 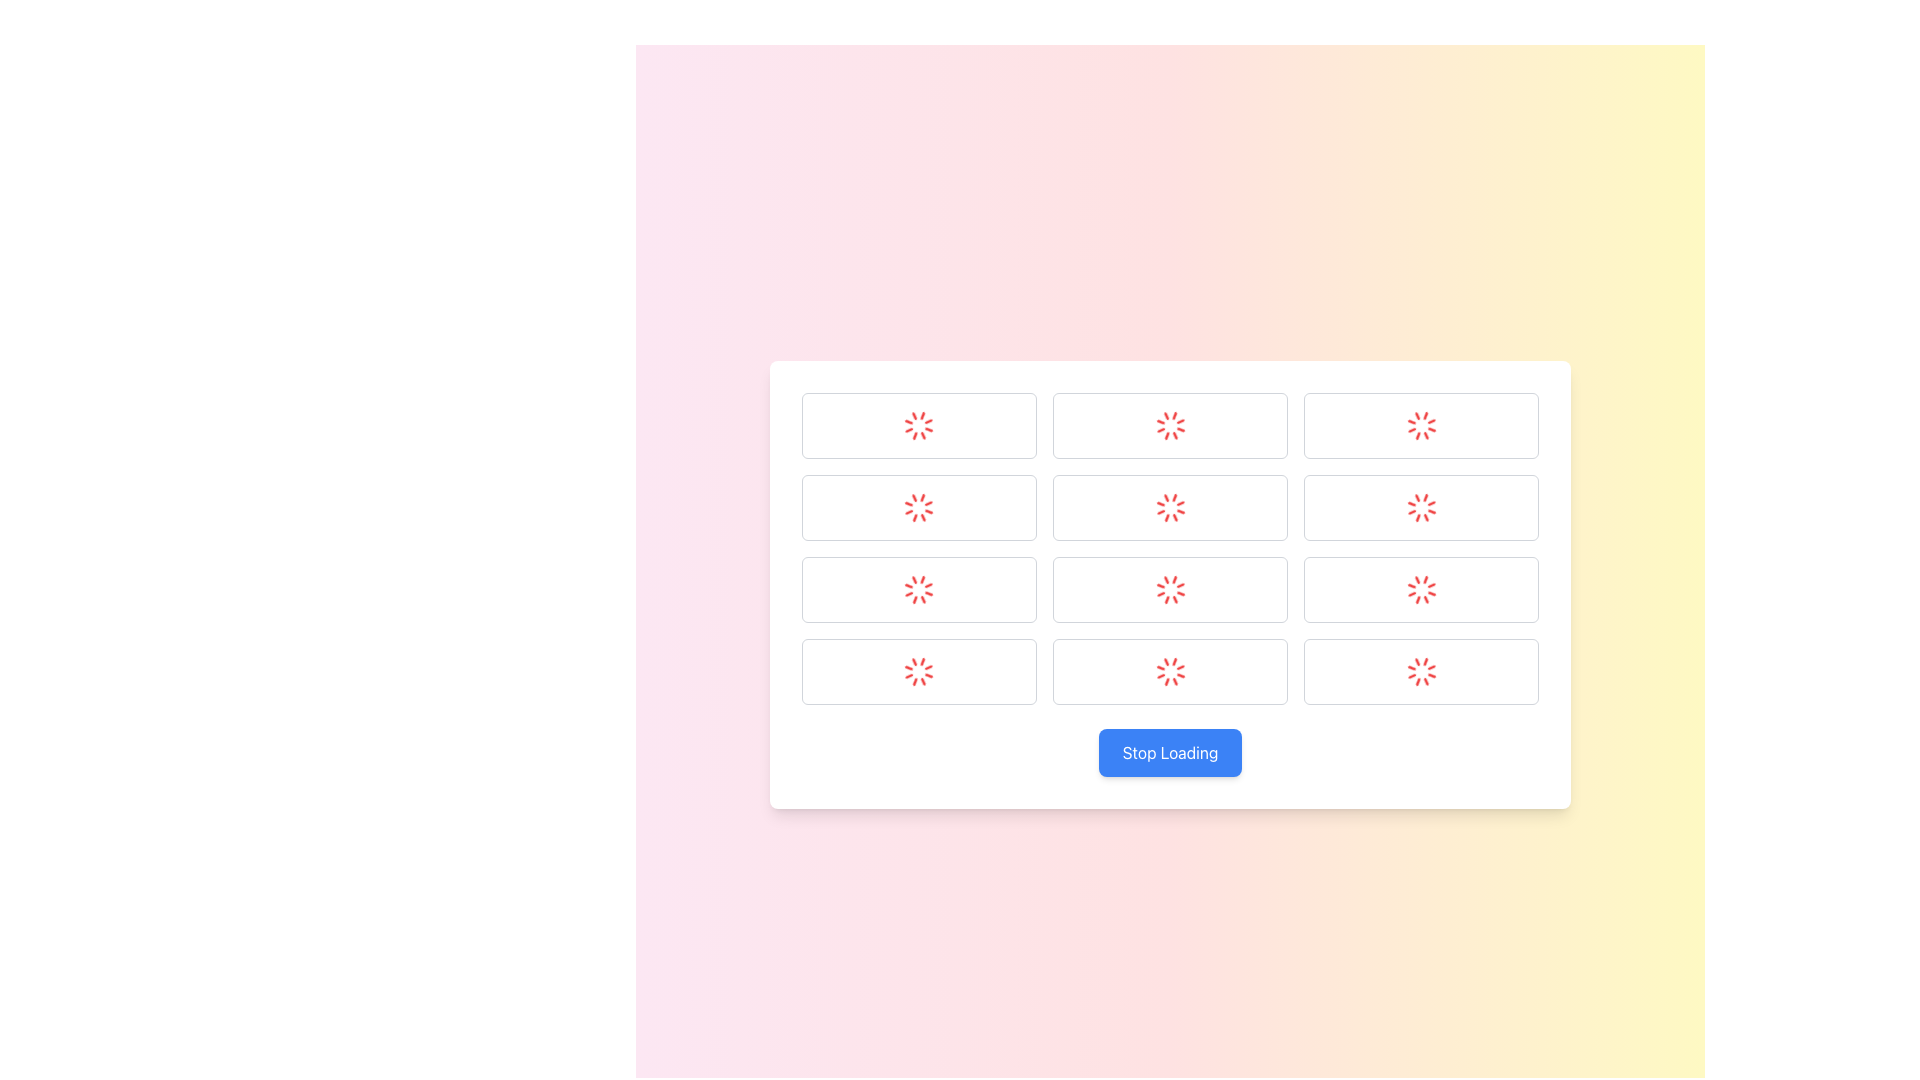 I want to click on the animated loader icon, which is a red spinning loader positioned centrally in the fifth row and third column of a grid layout, so click(x=1170, y=589).